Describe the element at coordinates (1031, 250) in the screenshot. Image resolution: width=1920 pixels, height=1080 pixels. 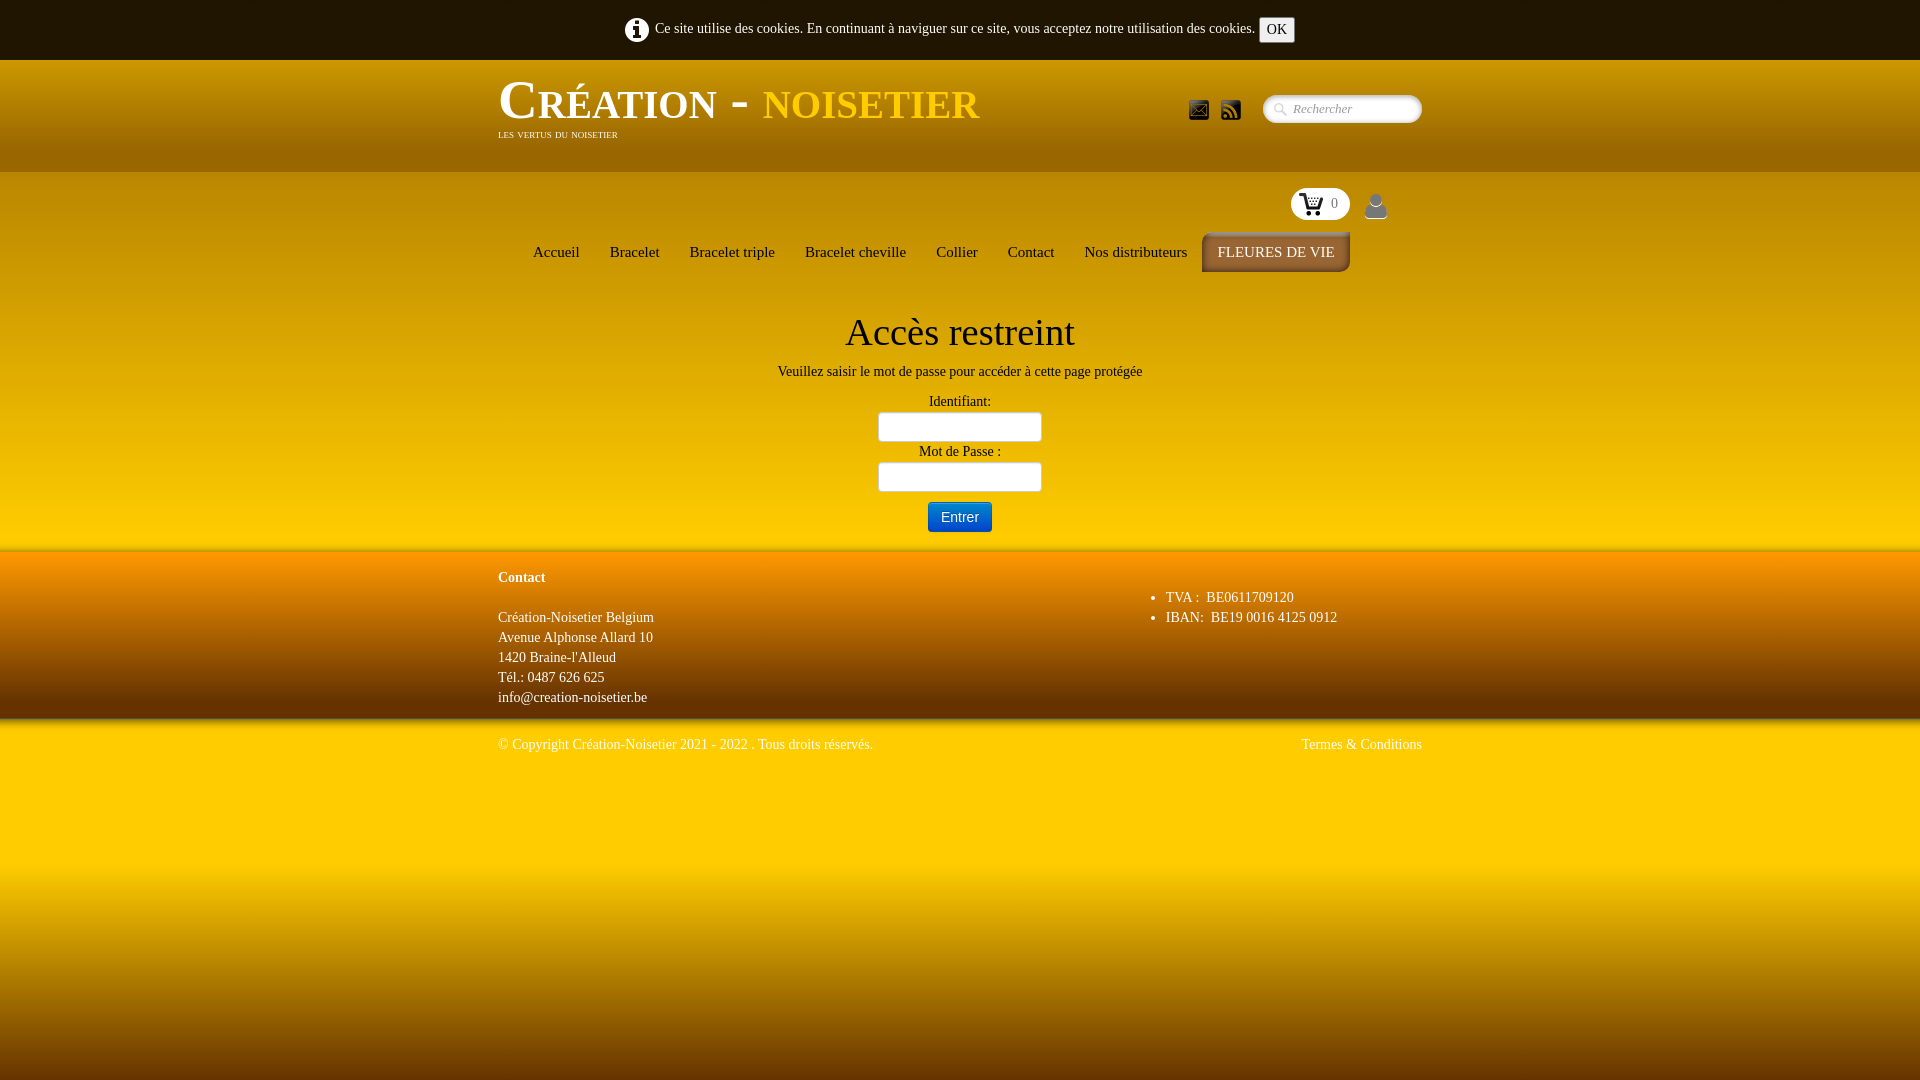
I see `'Contact'` at that location.